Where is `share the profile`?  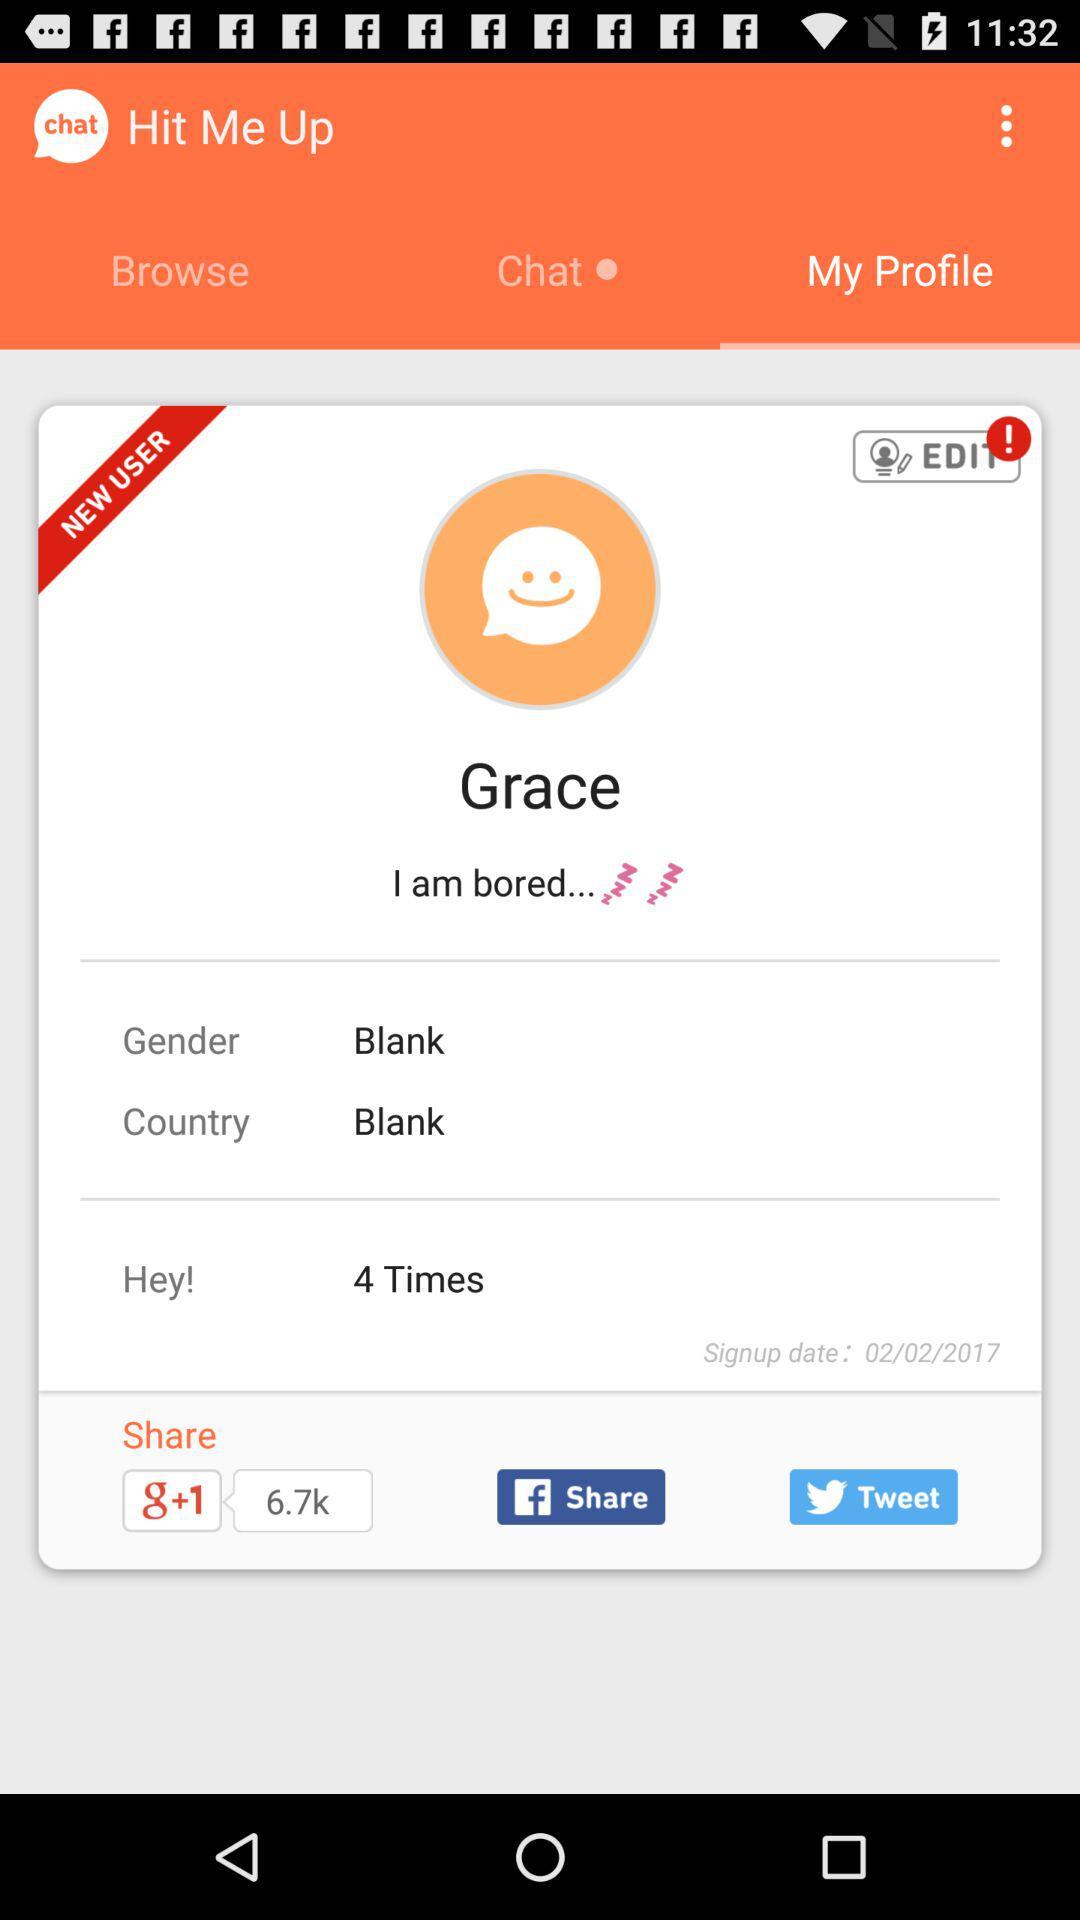
share the profile is located at coordinates (581, 1497).